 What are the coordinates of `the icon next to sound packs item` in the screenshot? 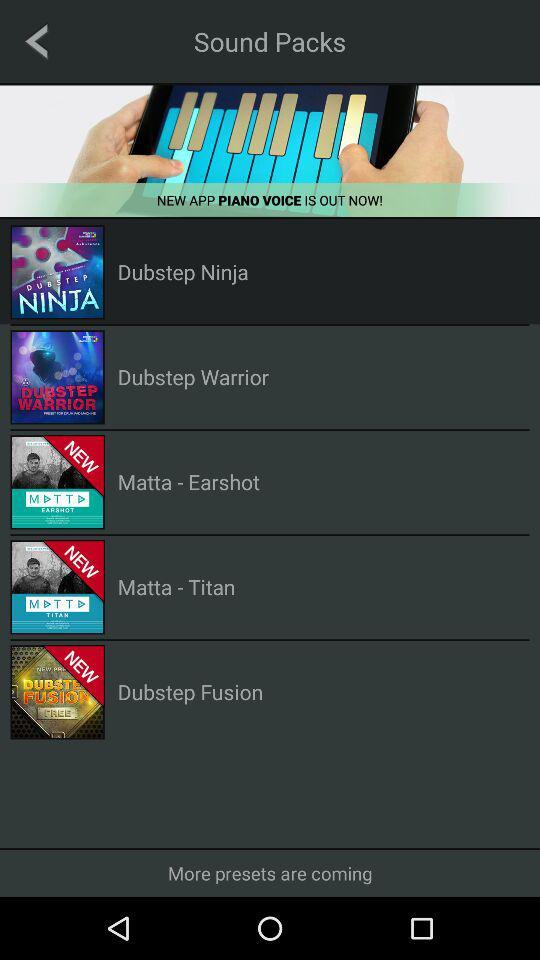 It's located at (36, 40).